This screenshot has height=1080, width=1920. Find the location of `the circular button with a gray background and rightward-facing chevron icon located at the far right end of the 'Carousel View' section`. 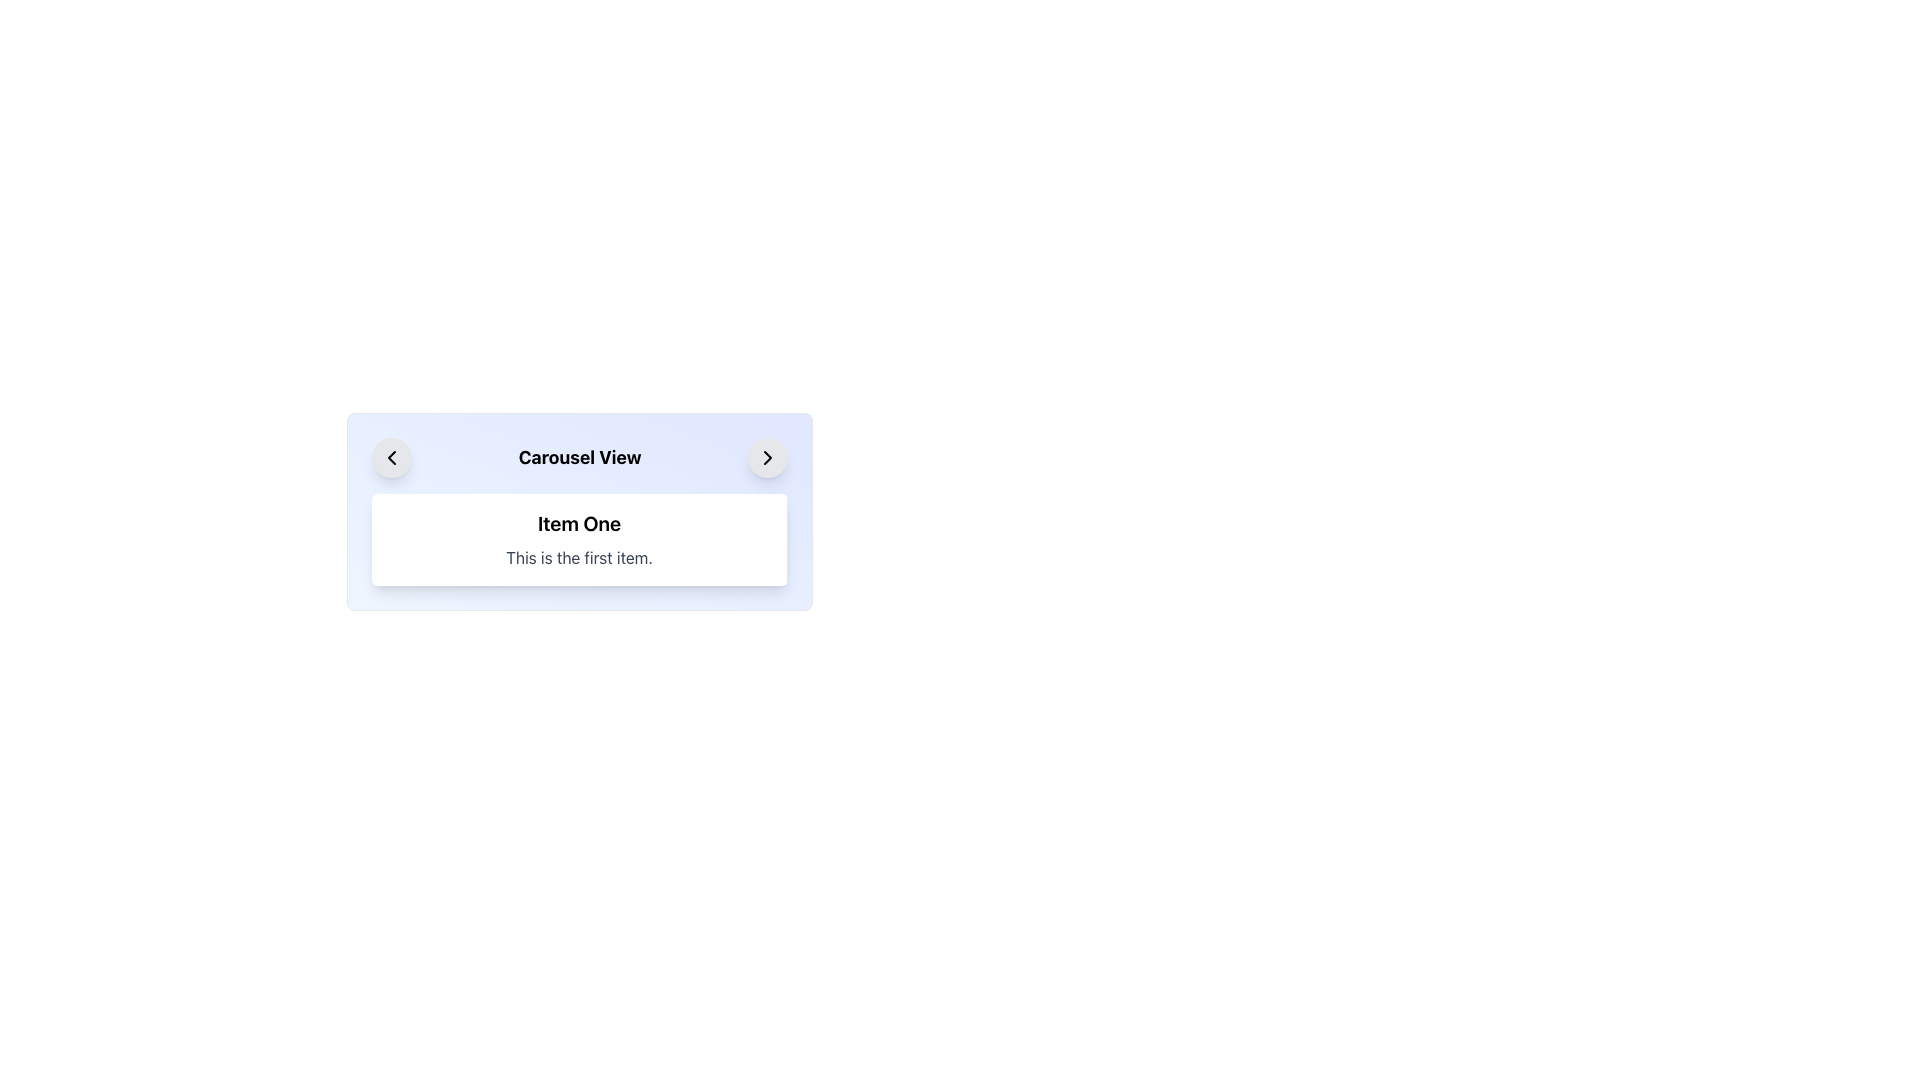

the circular button with a gray background and rightward-facing chevron icon located at the far right end of the 'Carousel View' section is located at coordinates (767, 458).